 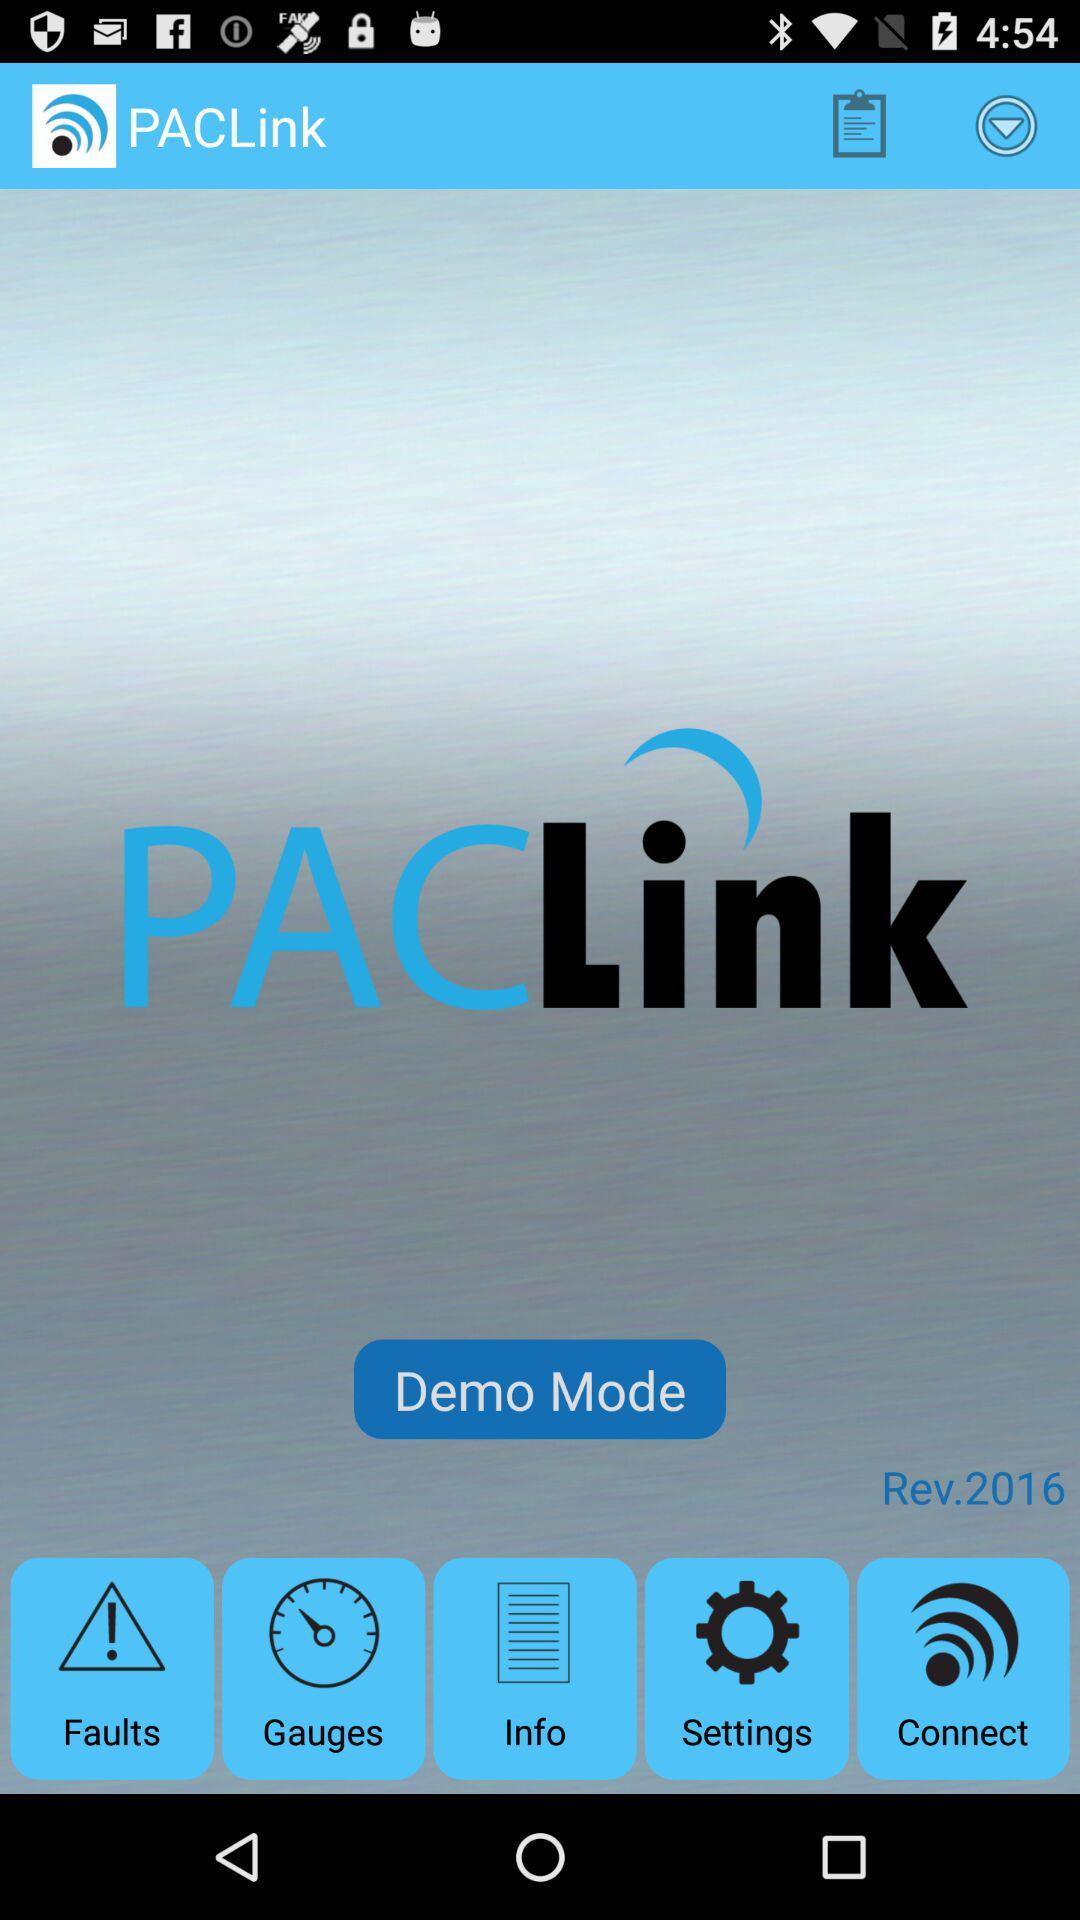 I want to click on the gauges, so click(x=322, y=1668).